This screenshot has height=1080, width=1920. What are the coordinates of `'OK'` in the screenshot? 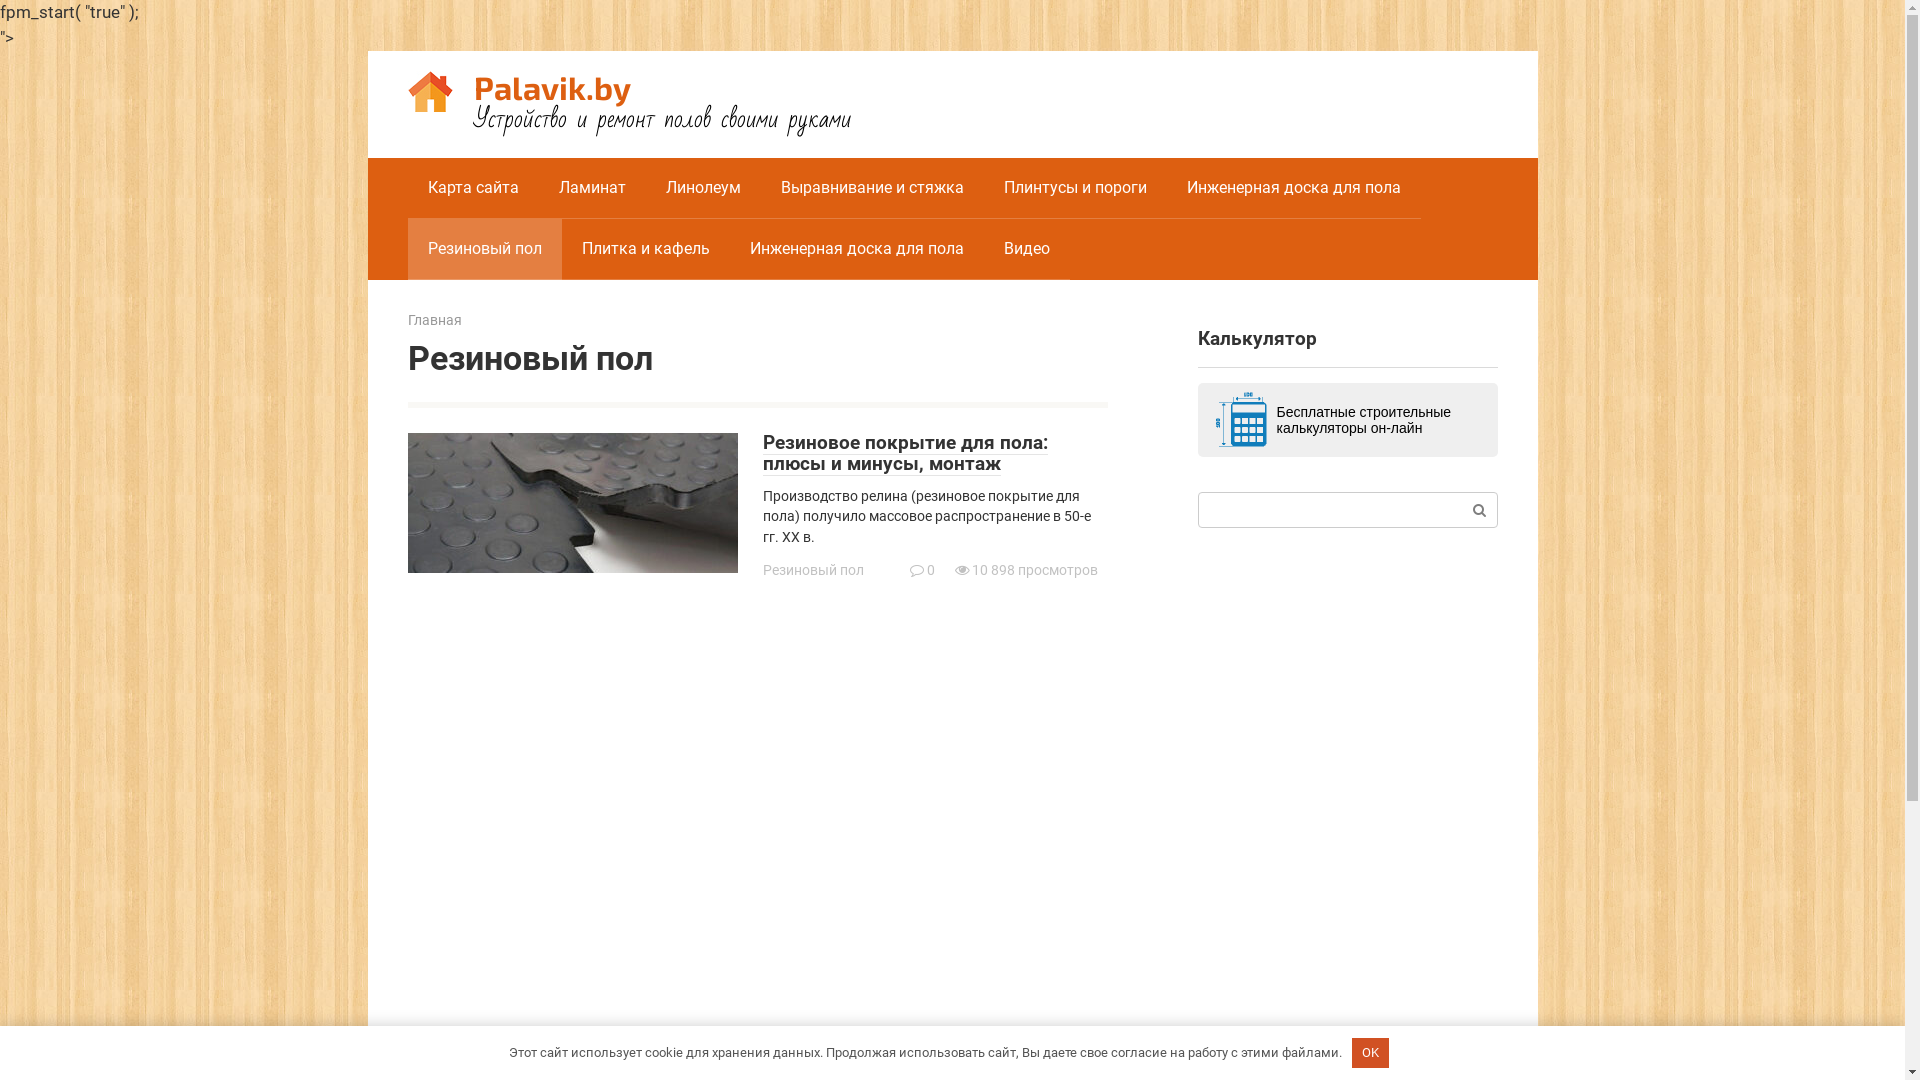 It's located at (1370, 1052).